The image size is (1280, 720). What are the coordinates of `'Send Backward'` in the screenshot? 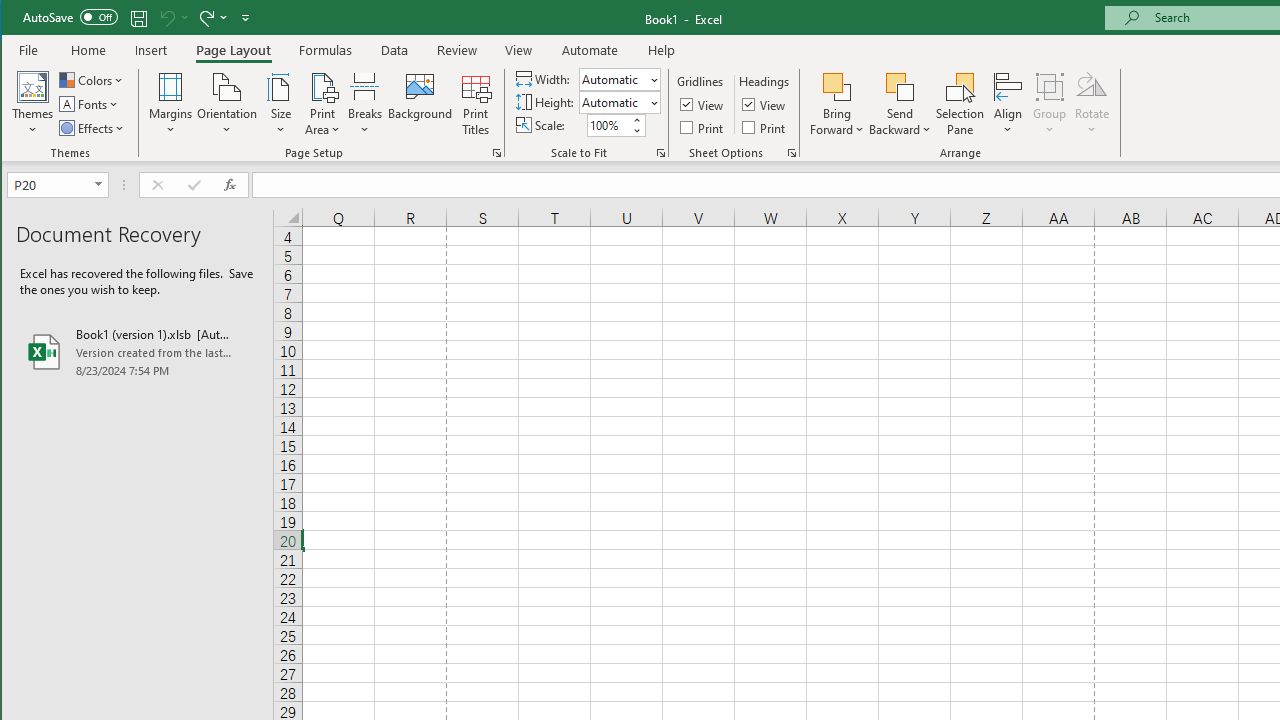 It's located at (899, 85).